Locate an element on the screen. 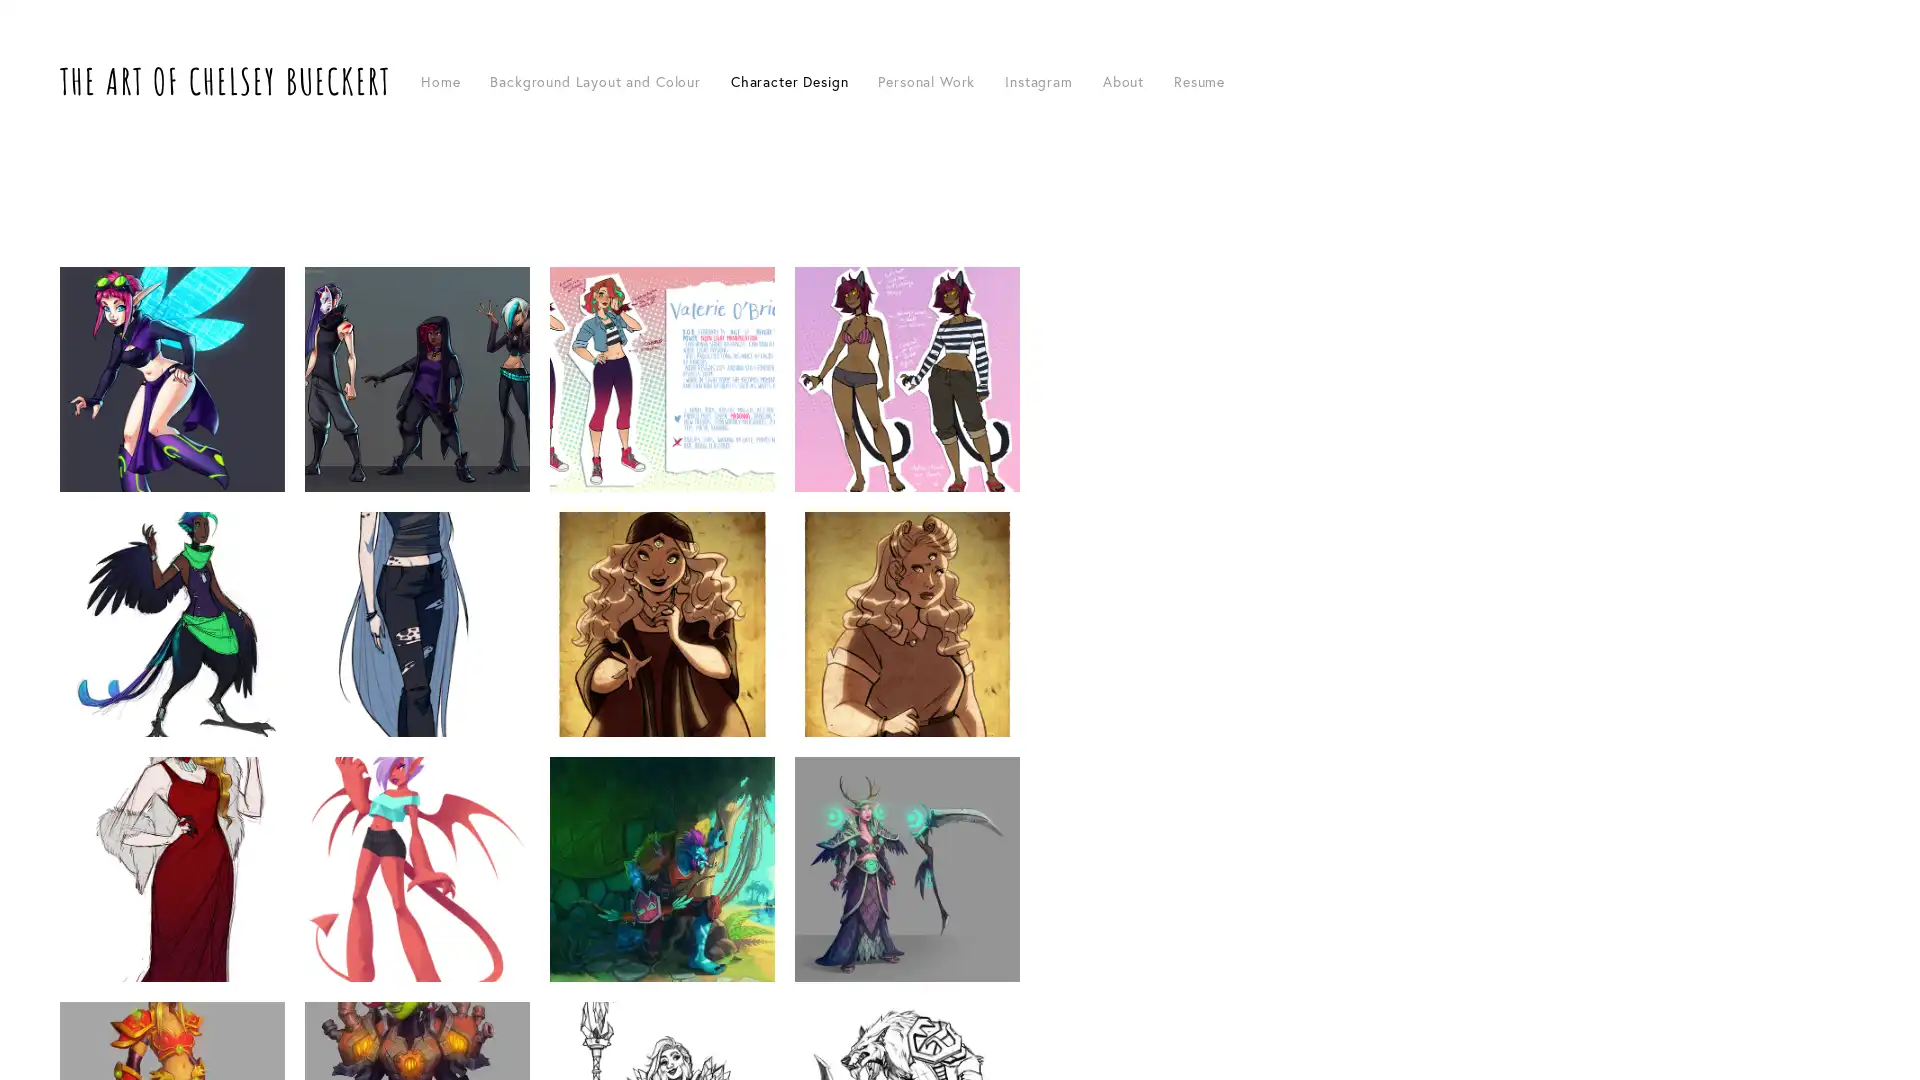 The image size is (1920, 1080). View fullsize peneports2.png is located at coordinates (662, 623).